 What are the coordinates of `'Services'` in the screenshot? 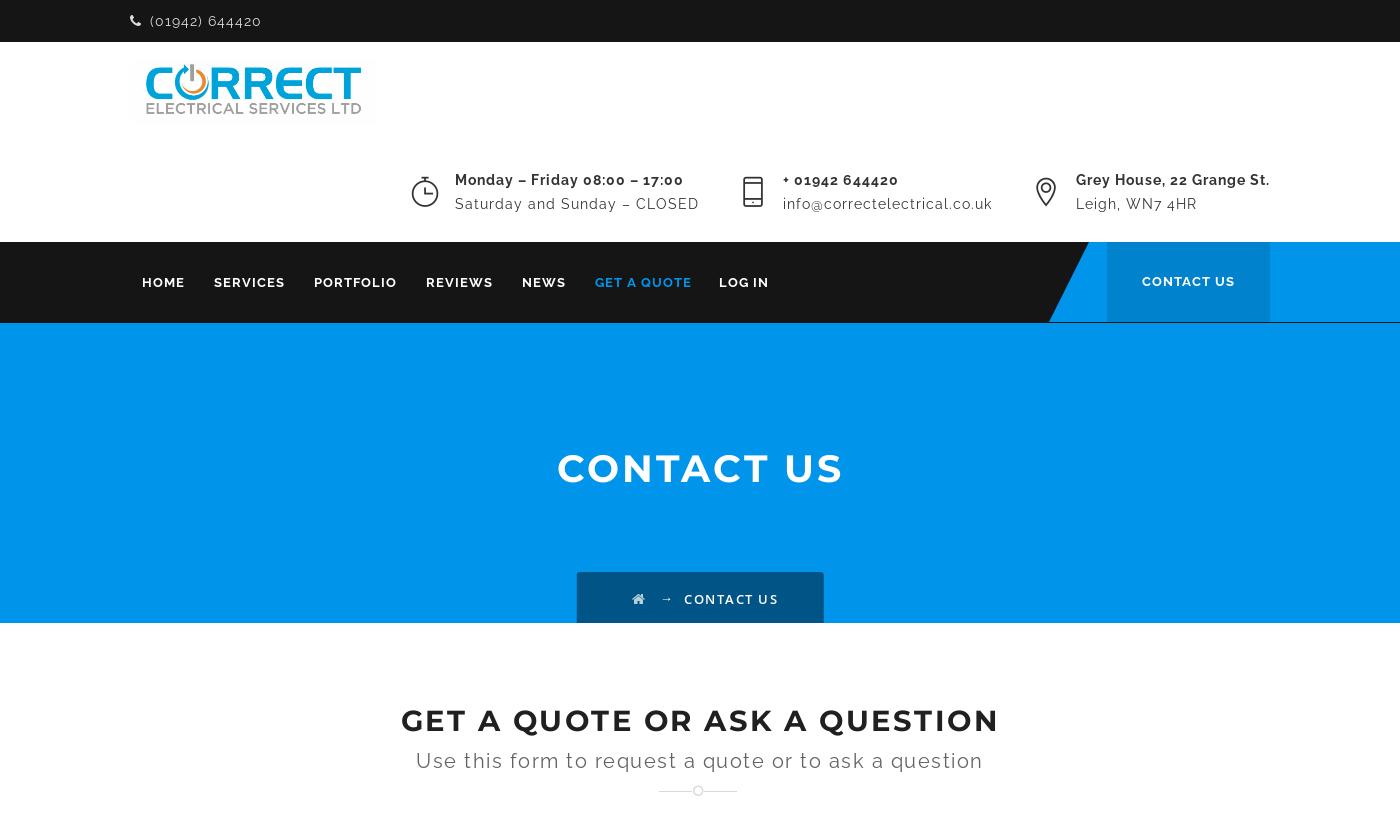 It's located at (214, 281).